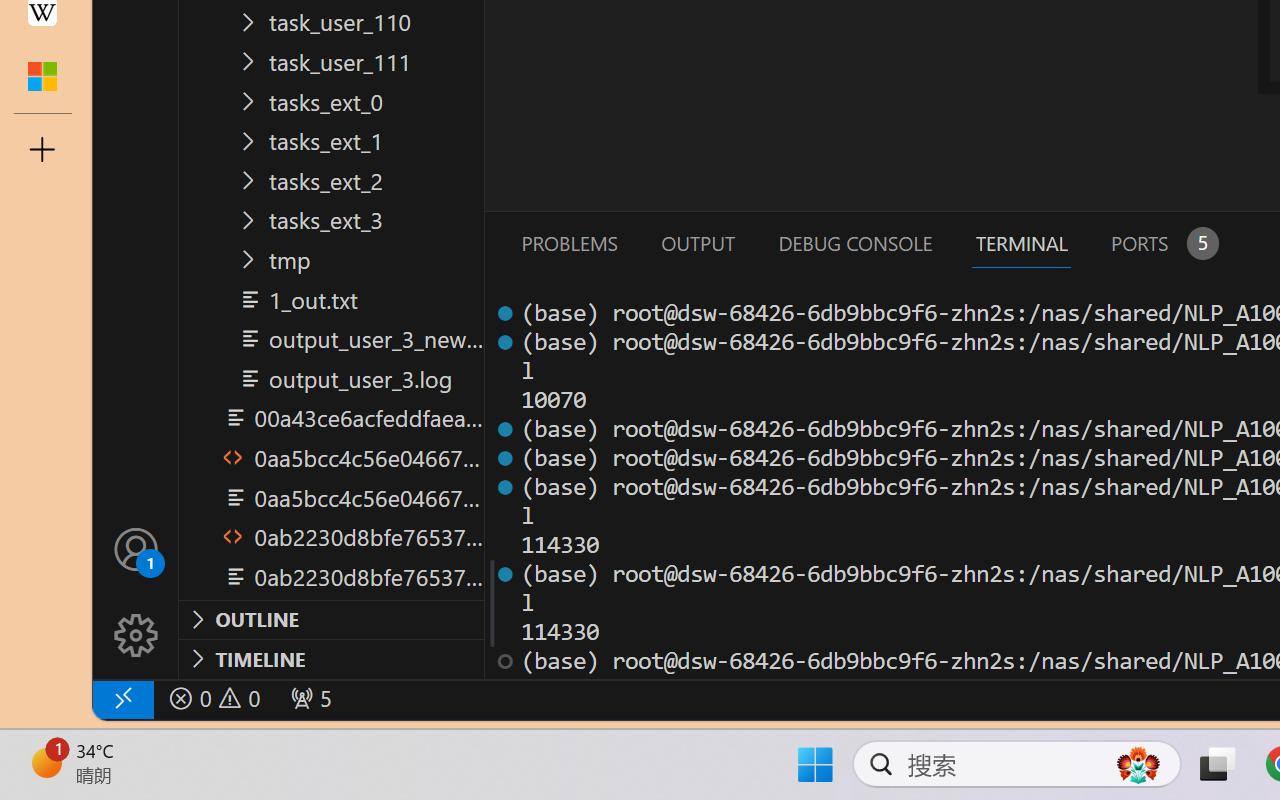  I want to click on 'Problems (Ctrl+Shift+M)', so click(567, 242).